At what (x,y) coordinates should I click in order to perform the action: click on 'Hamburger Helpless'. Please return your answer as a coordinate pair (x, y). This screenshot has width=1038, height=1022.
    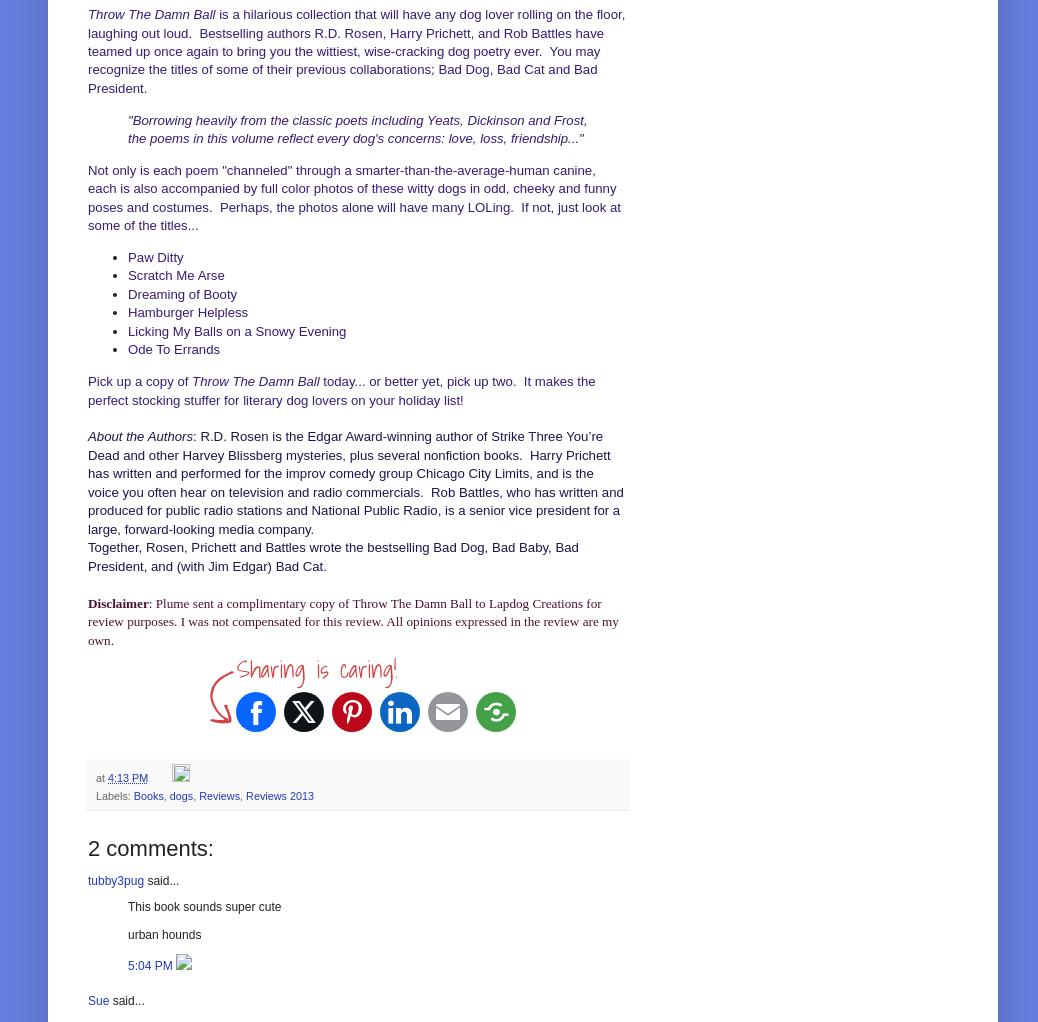
    Looking at the image, I should click on (186, 311).